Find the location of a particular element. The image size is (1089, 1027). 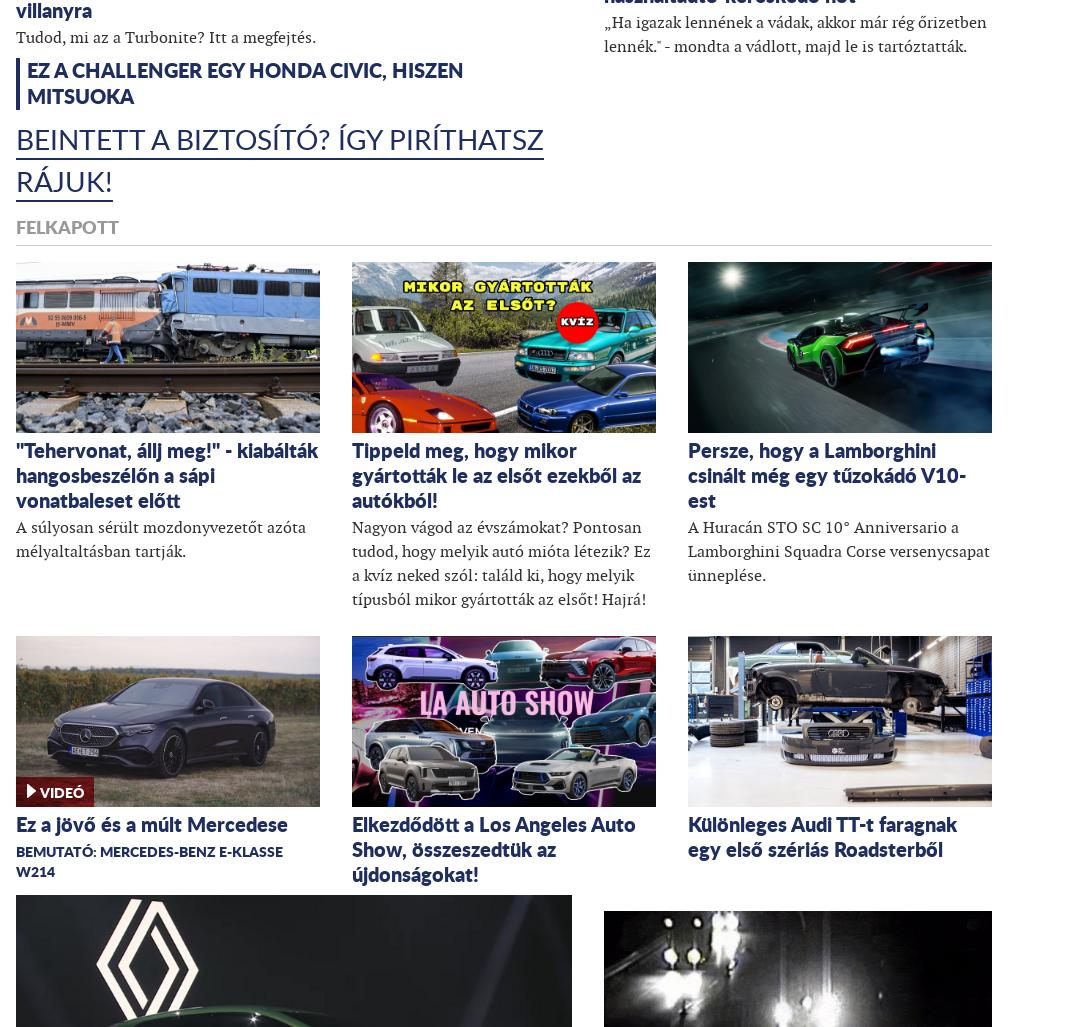

'Tudod, mi az a Turbonite? Itt a megfejtés.' is located at coordinates (165, 36).